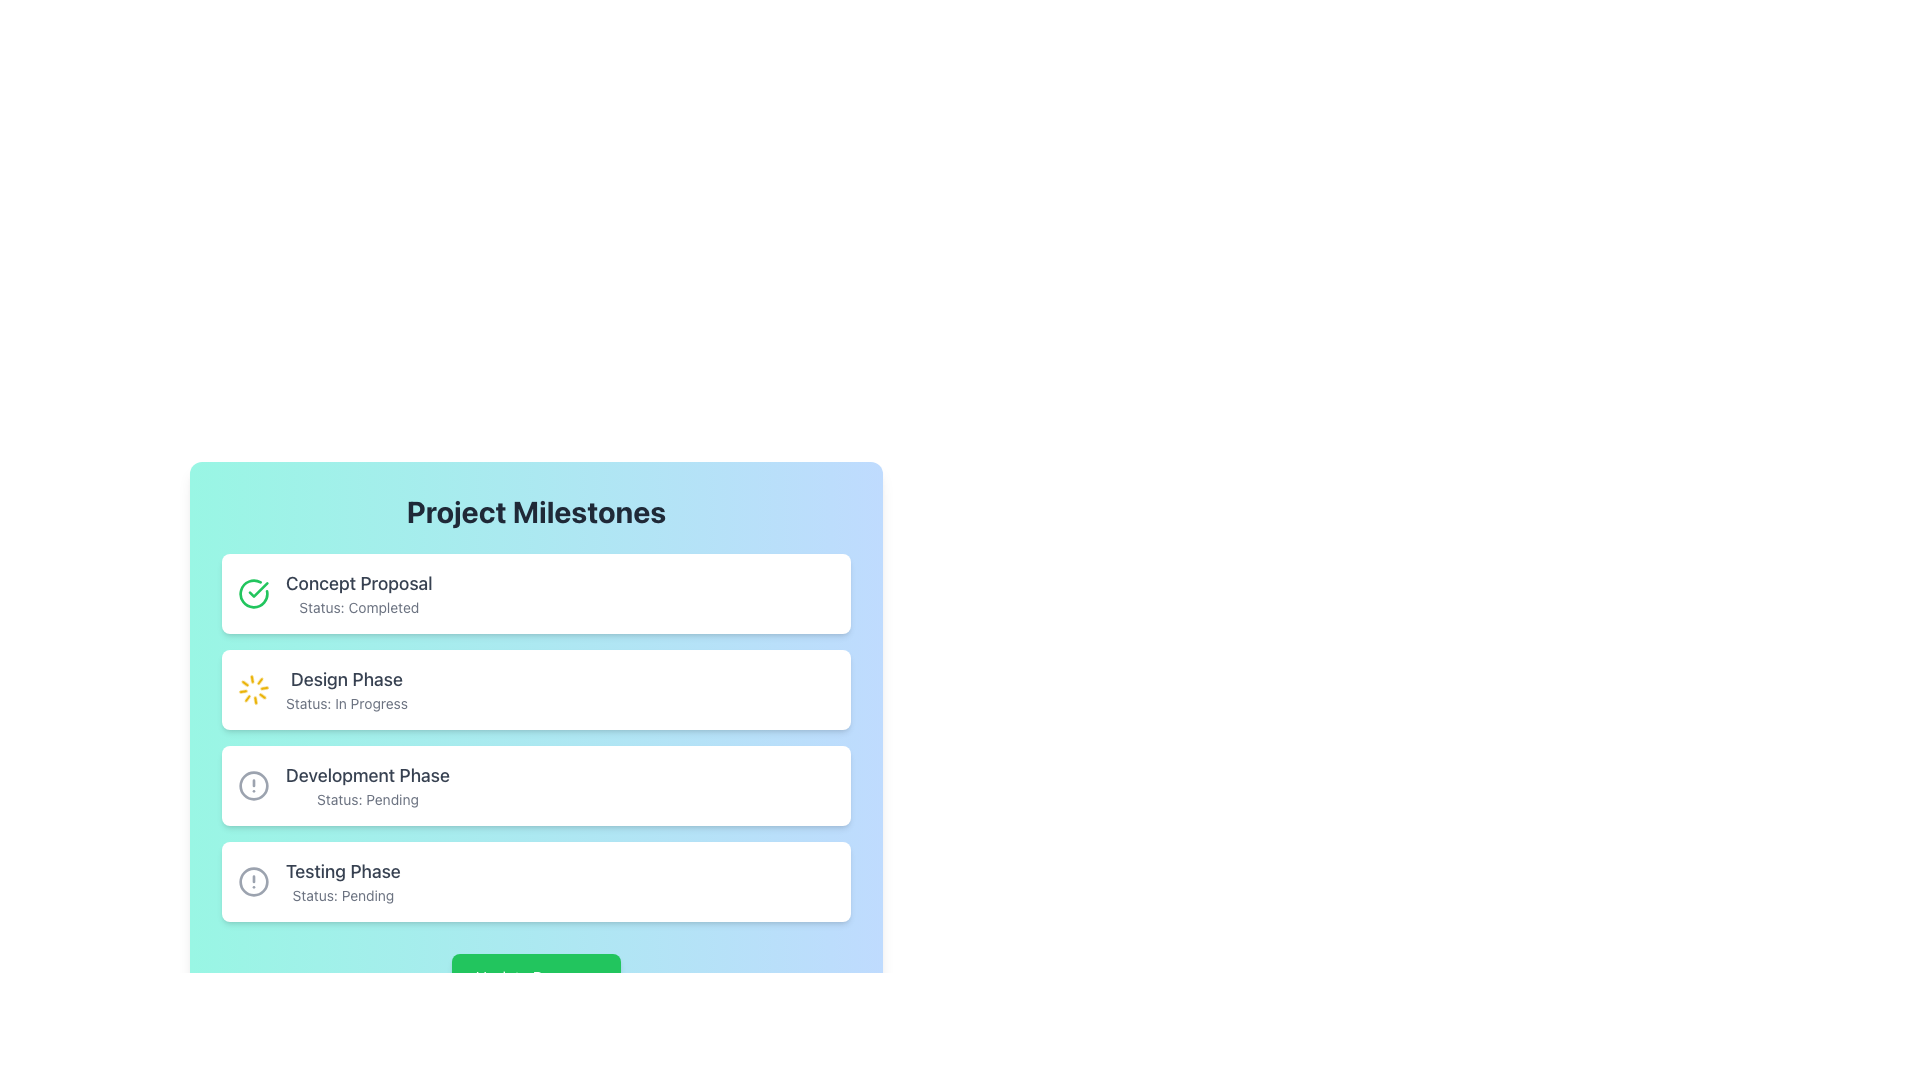  Describe the element at coordinates (368, 785) in the screenshot. I see `the text display area titled 'Development Phase' which shows the status as 'Pending'` at that location.